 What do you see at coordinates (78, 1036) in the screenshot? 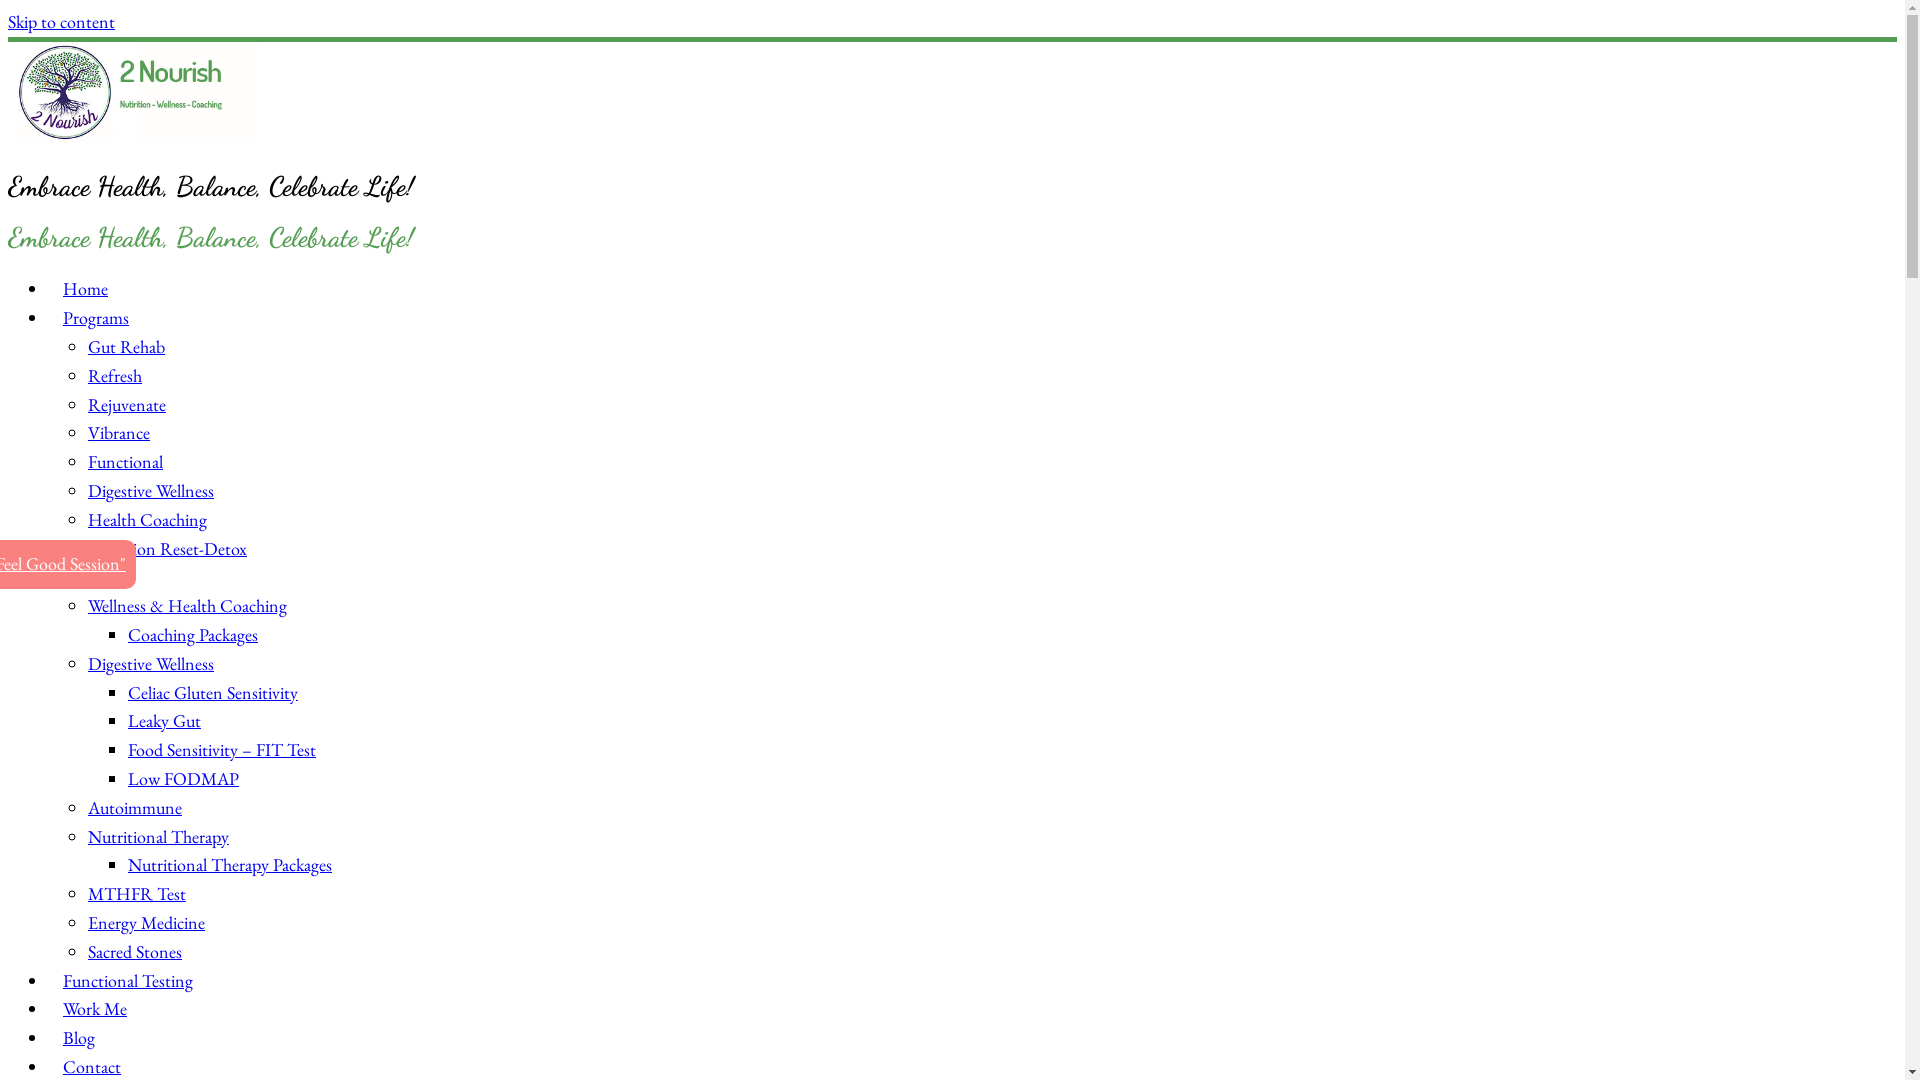
I see `'Blog'` at bounding box center [78, 1036].